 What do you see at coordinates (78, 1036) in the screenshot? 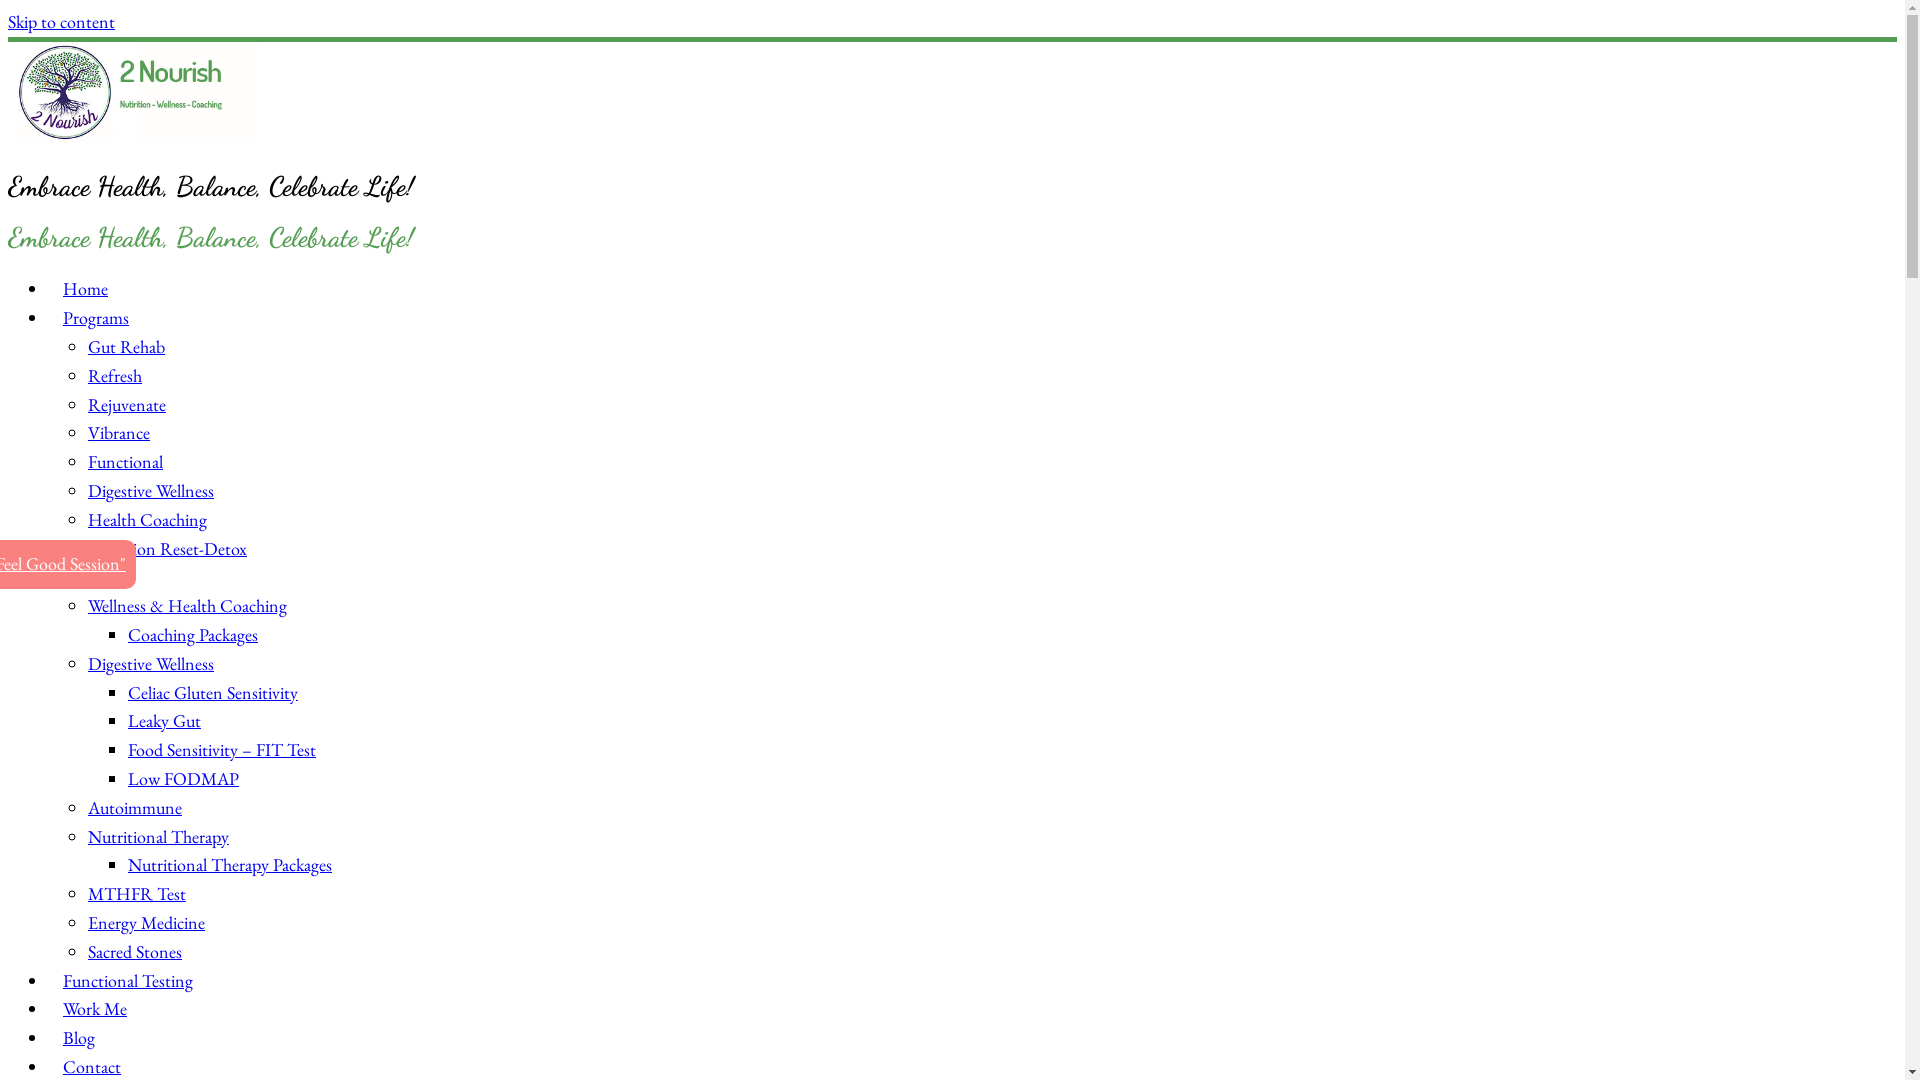
I see `'Blog'` at bounding box center [78, 1036].